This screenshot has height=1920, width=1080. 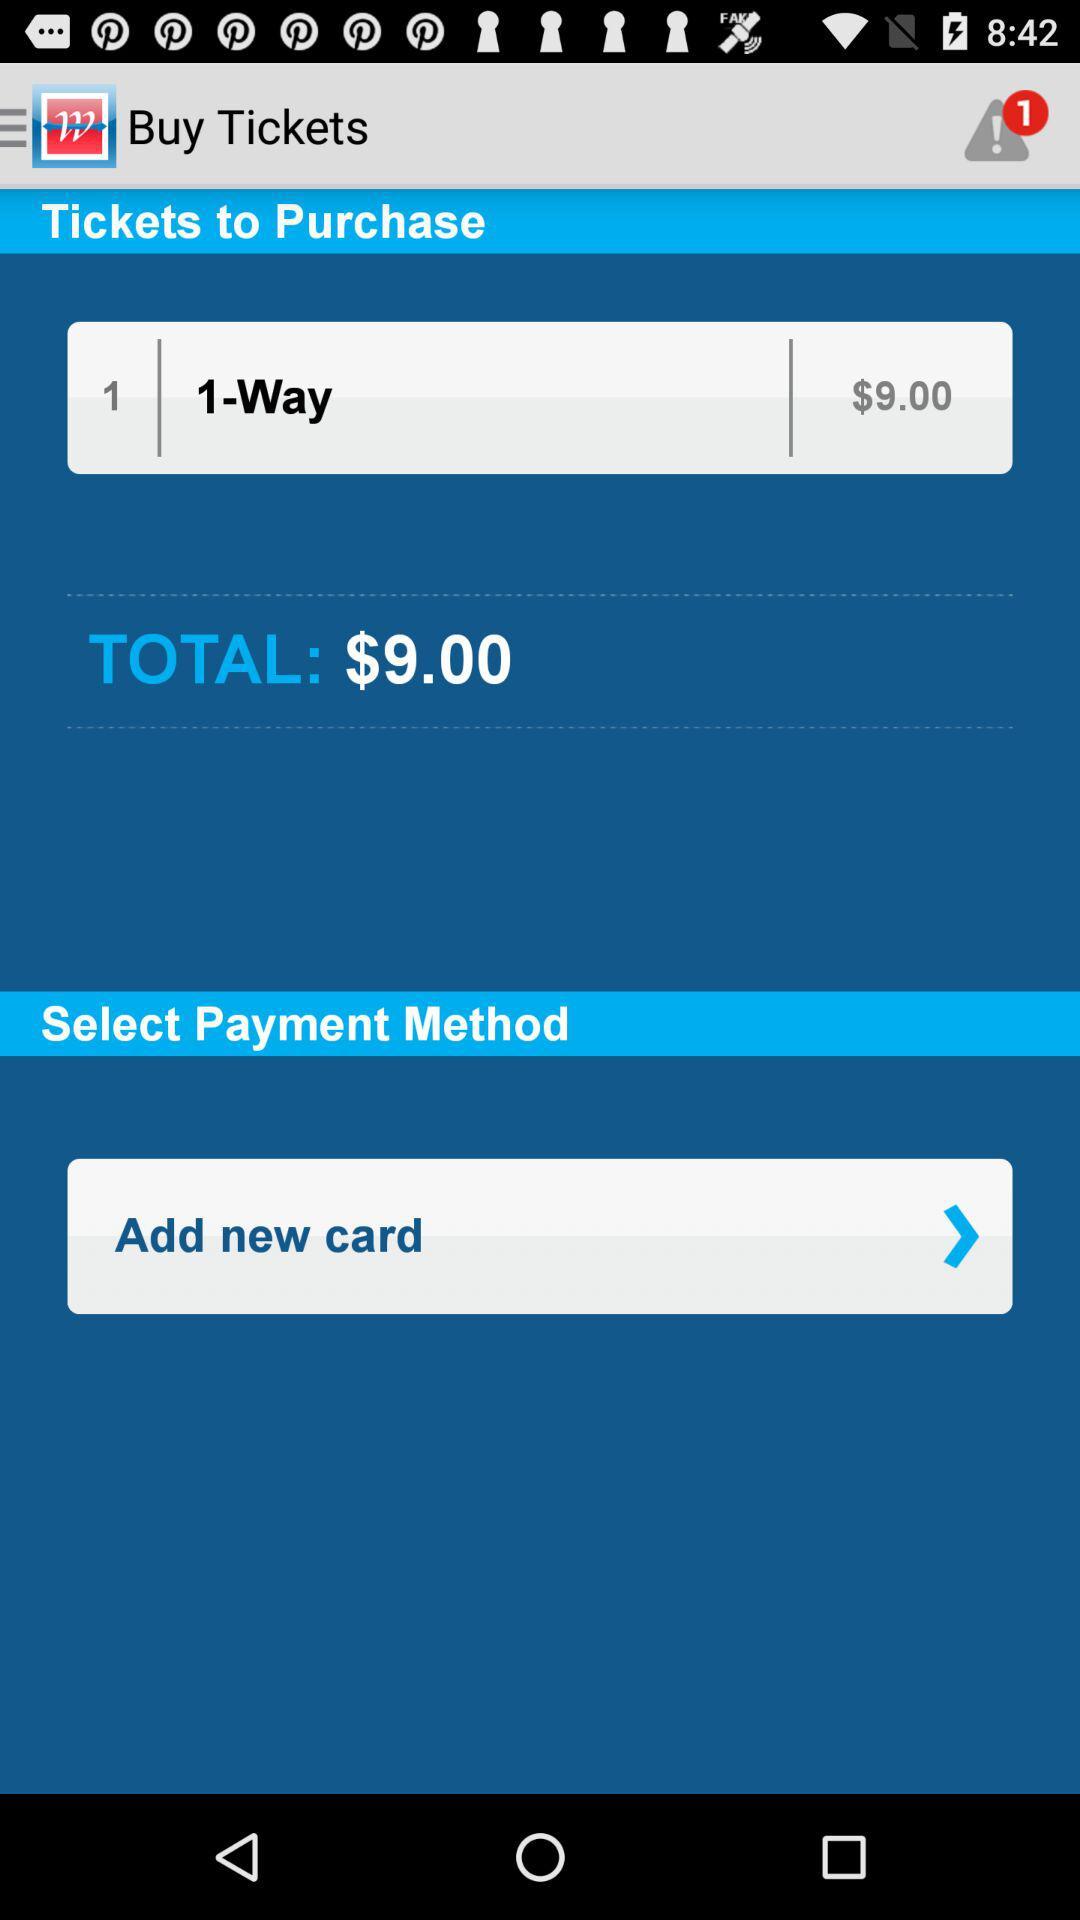 What do you see at coordinates (960, 1235) in the screenshot?
I see `the item next to the add new card item` at bounding box center [960, 1235].